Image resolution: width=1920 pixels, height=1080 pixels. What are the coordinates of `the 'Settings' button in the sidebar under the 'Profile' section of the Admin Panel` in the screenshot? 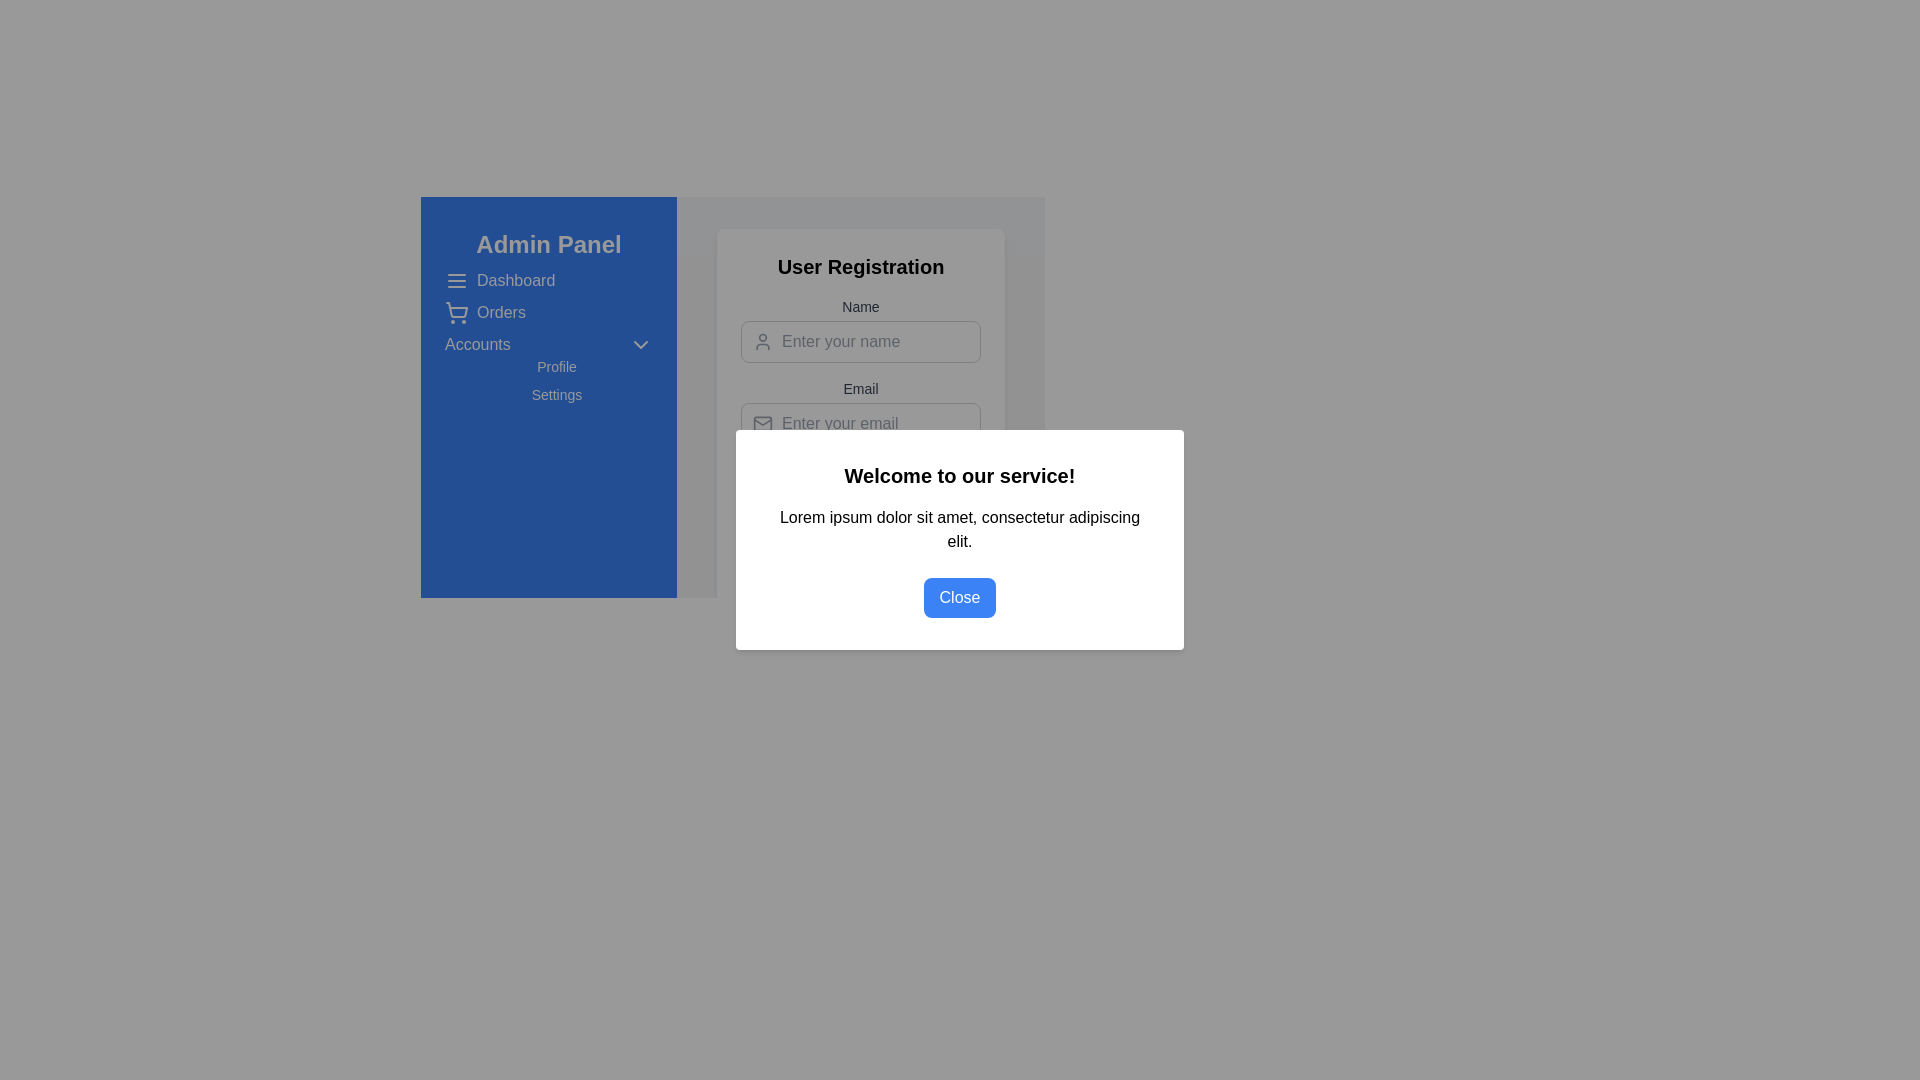 It's located at (556, 394).